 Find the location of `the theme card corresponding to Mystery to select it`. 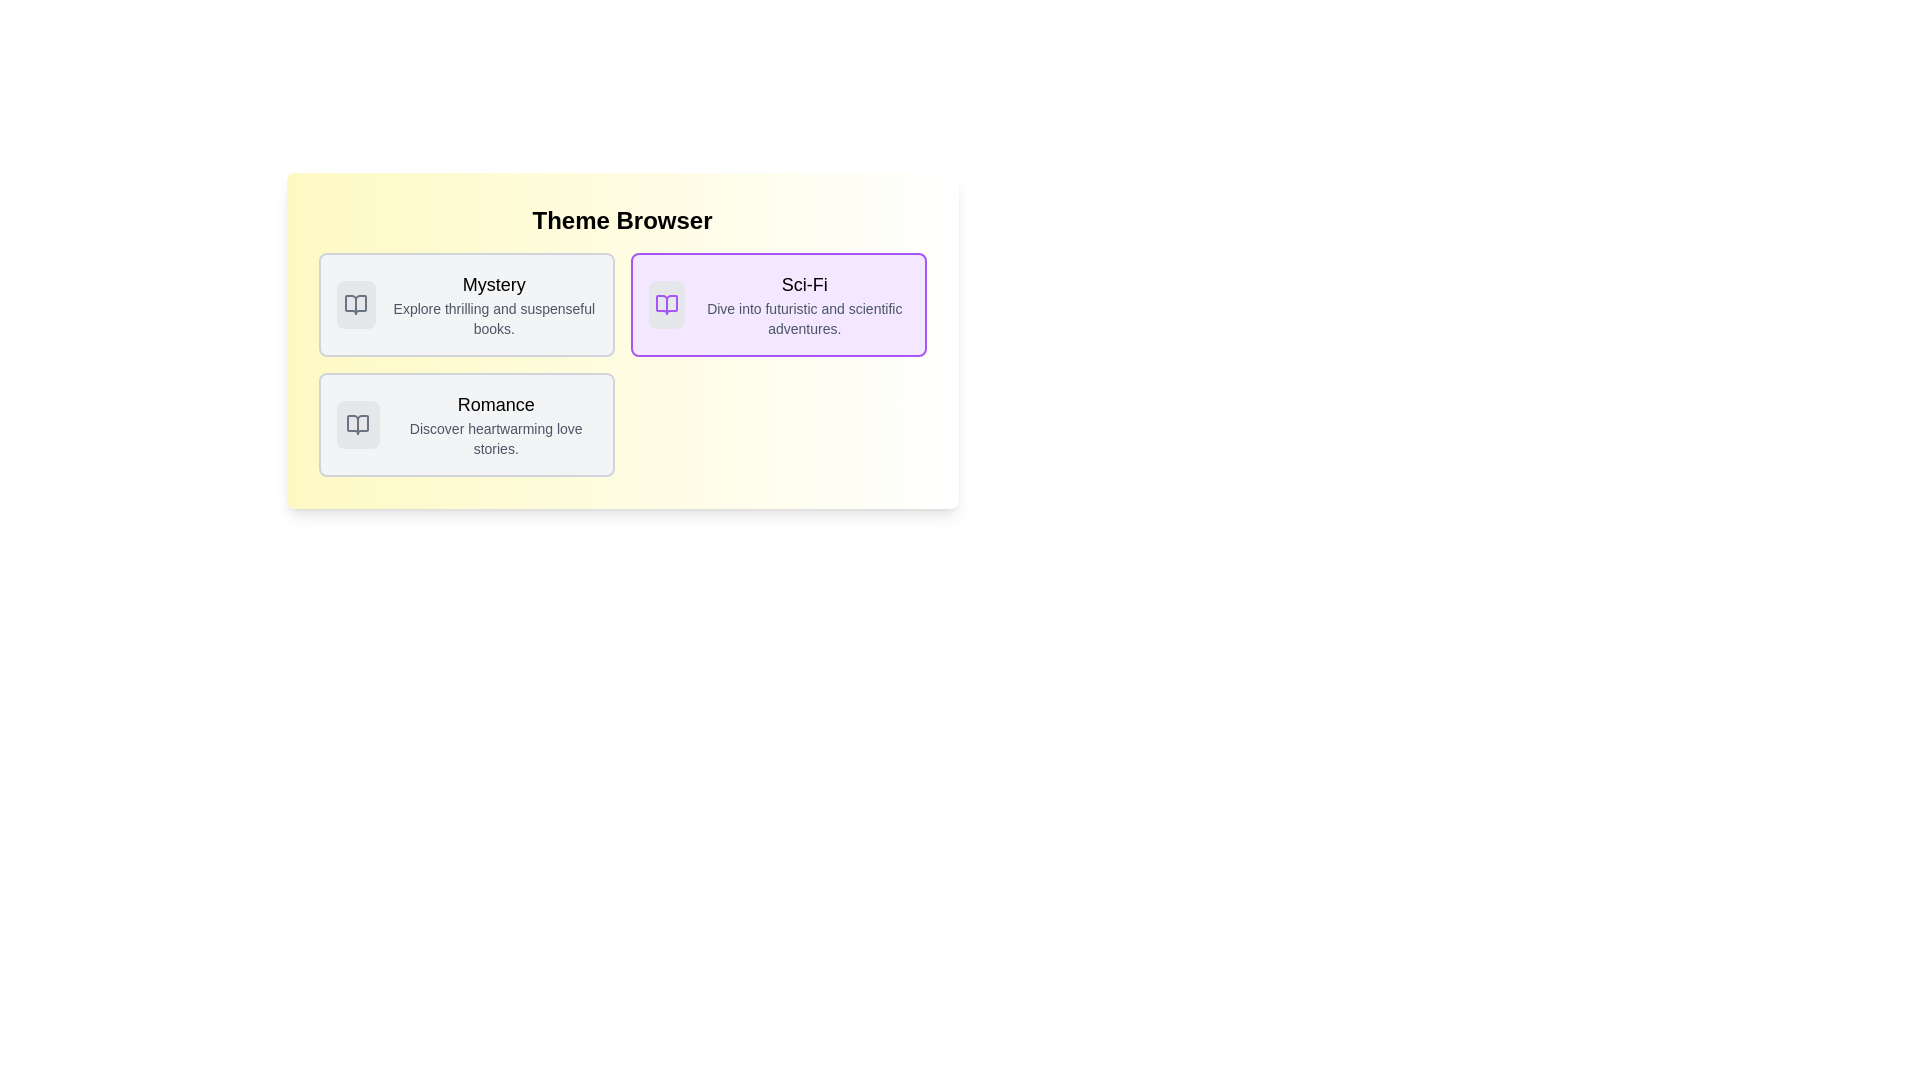

the theme card corresponding to Mystery to select it is located at coordinates (465, 304).